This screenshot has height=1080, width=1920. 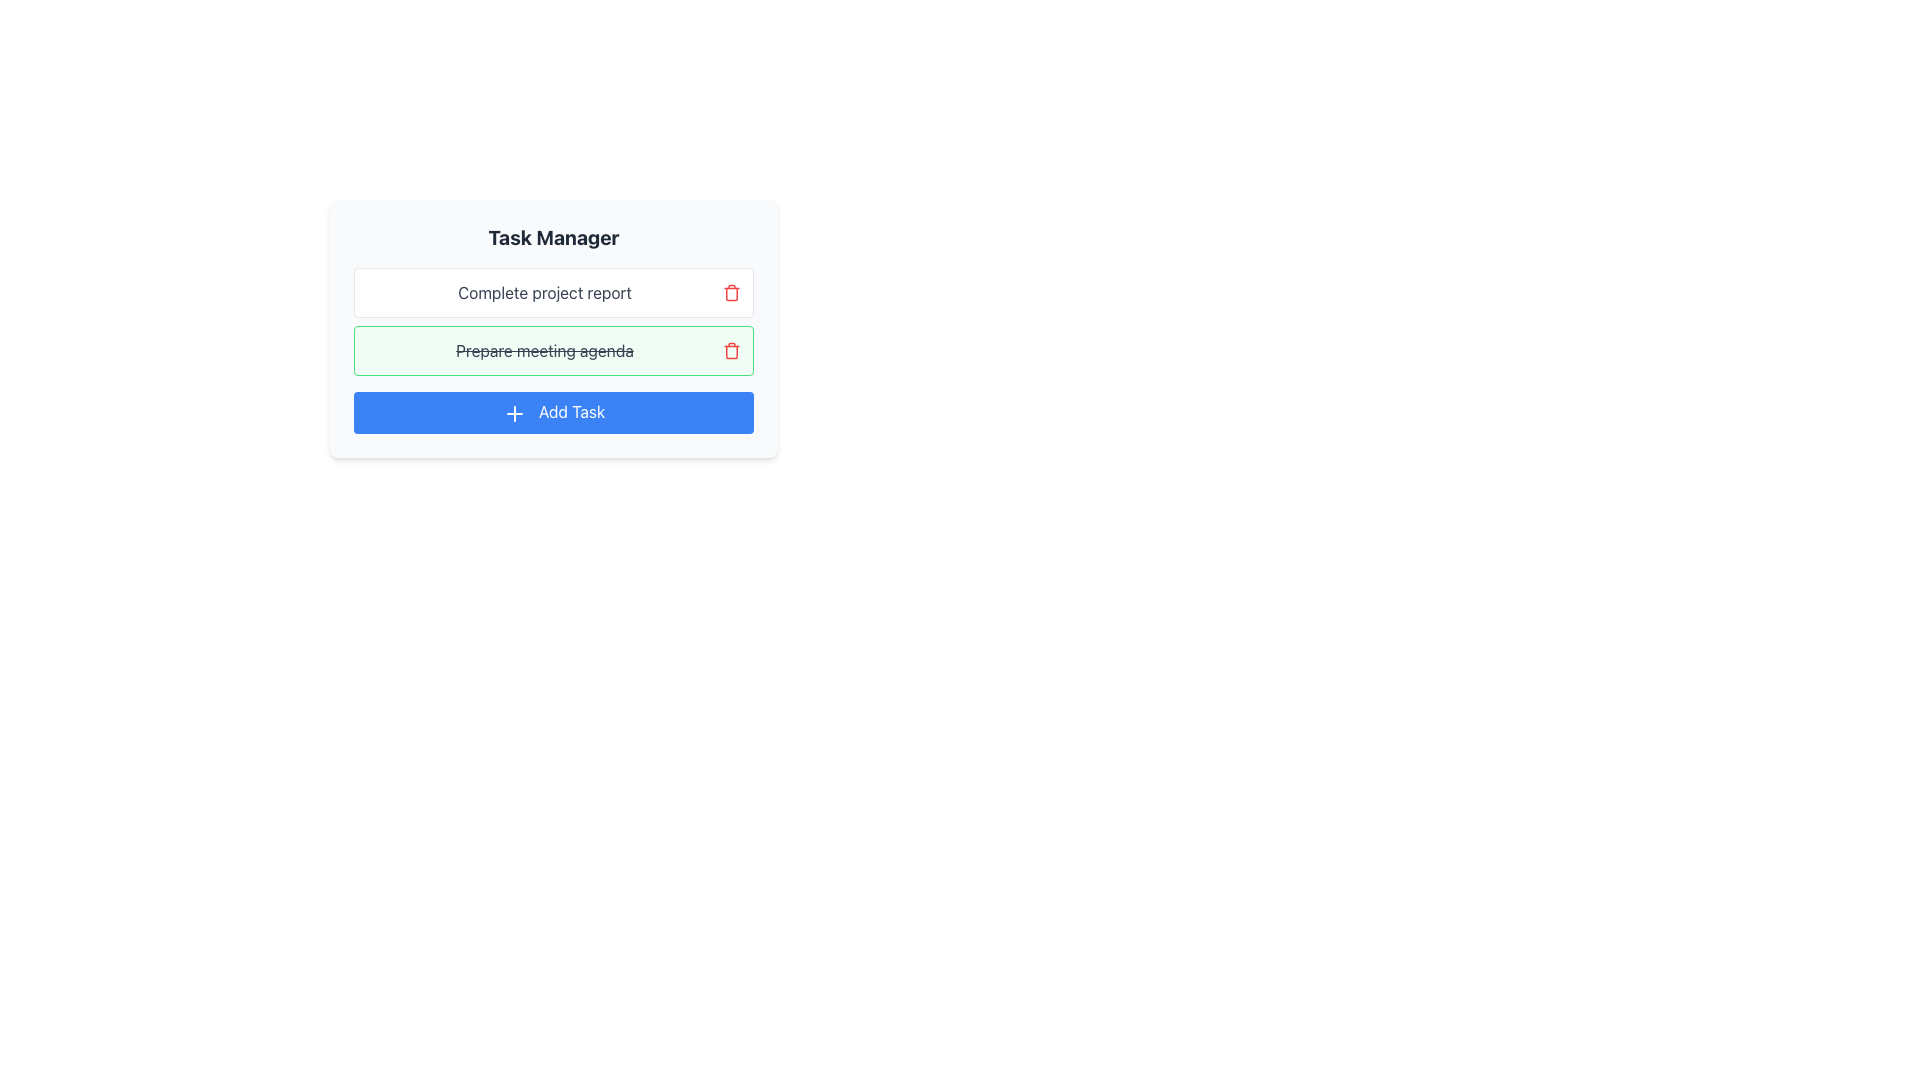 What do you see at coordinates (553, 293) in the screenshot?
I see `the task entry labeled 'Complete project report'` at bounding box center [553, 293].